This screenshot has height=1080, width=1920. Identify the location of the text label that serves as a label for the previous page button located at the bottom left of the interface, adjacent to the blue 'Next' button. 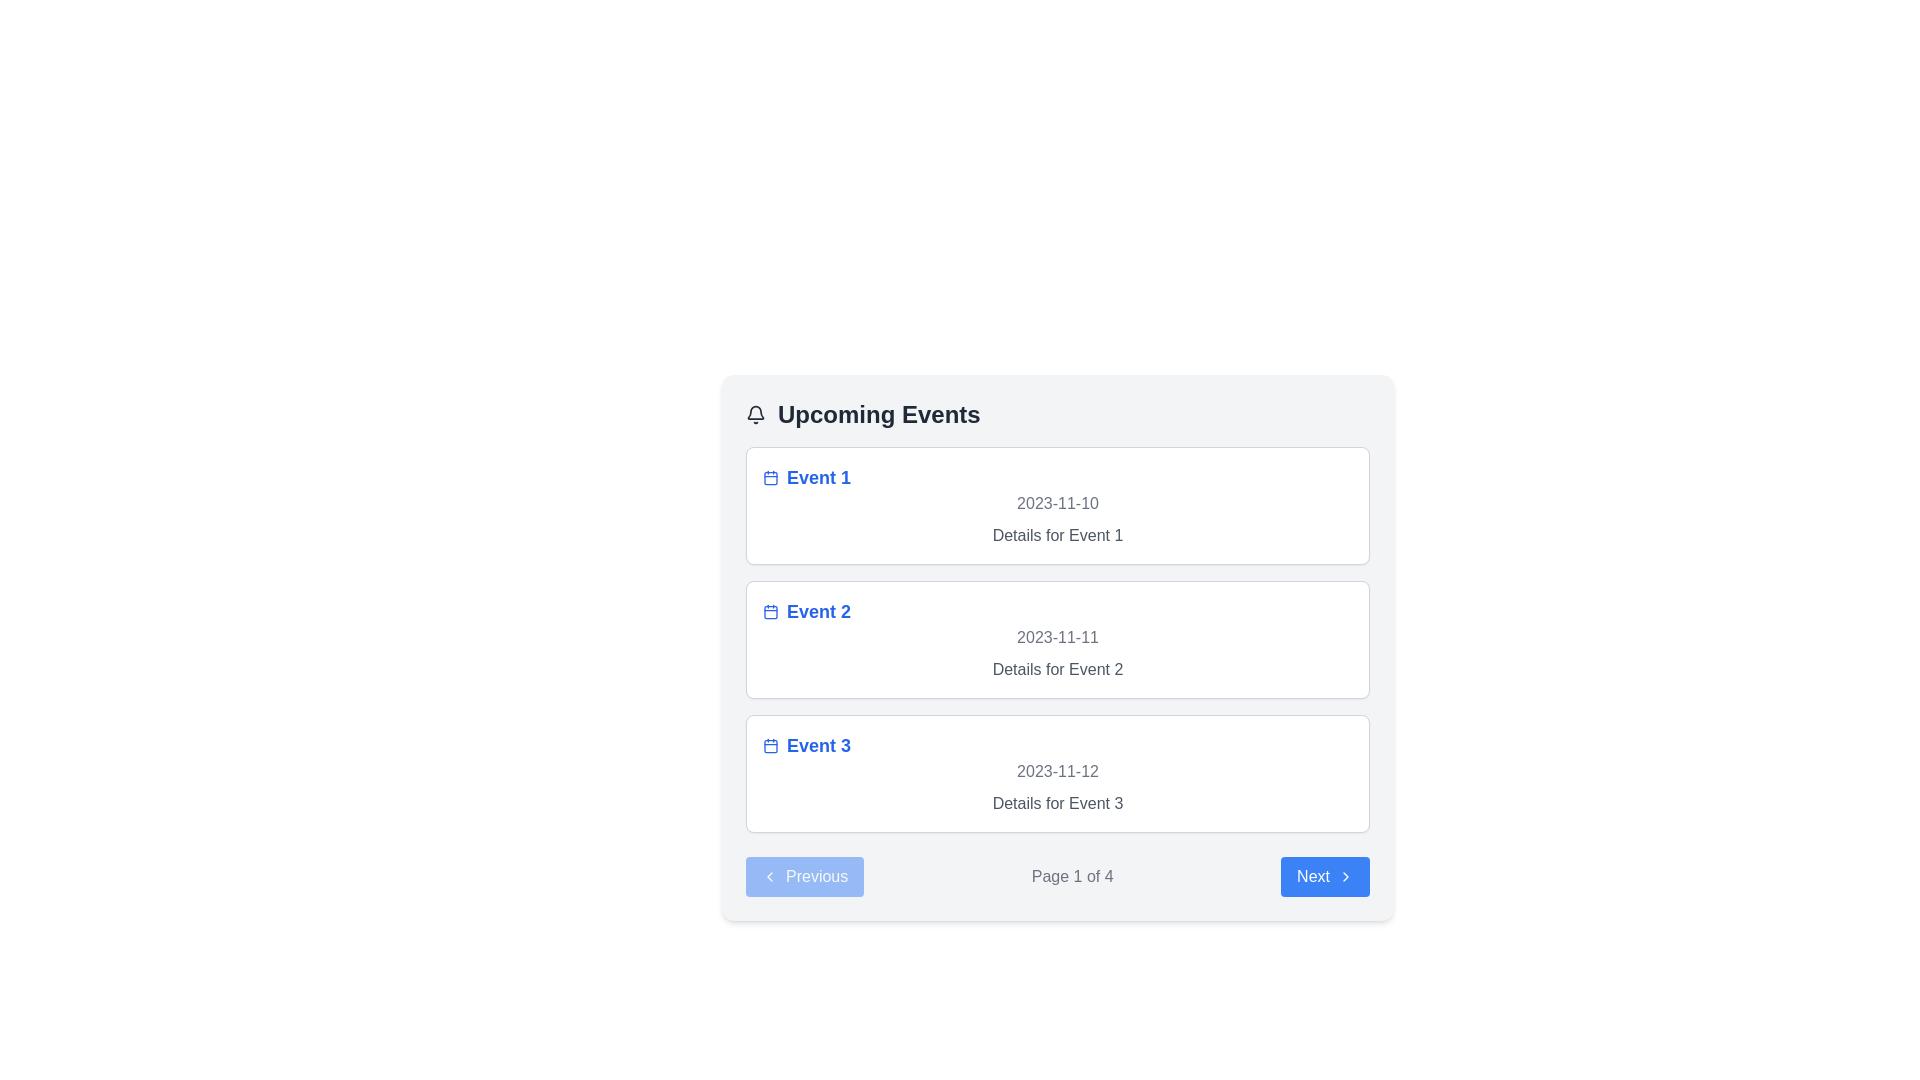
(817, 875).